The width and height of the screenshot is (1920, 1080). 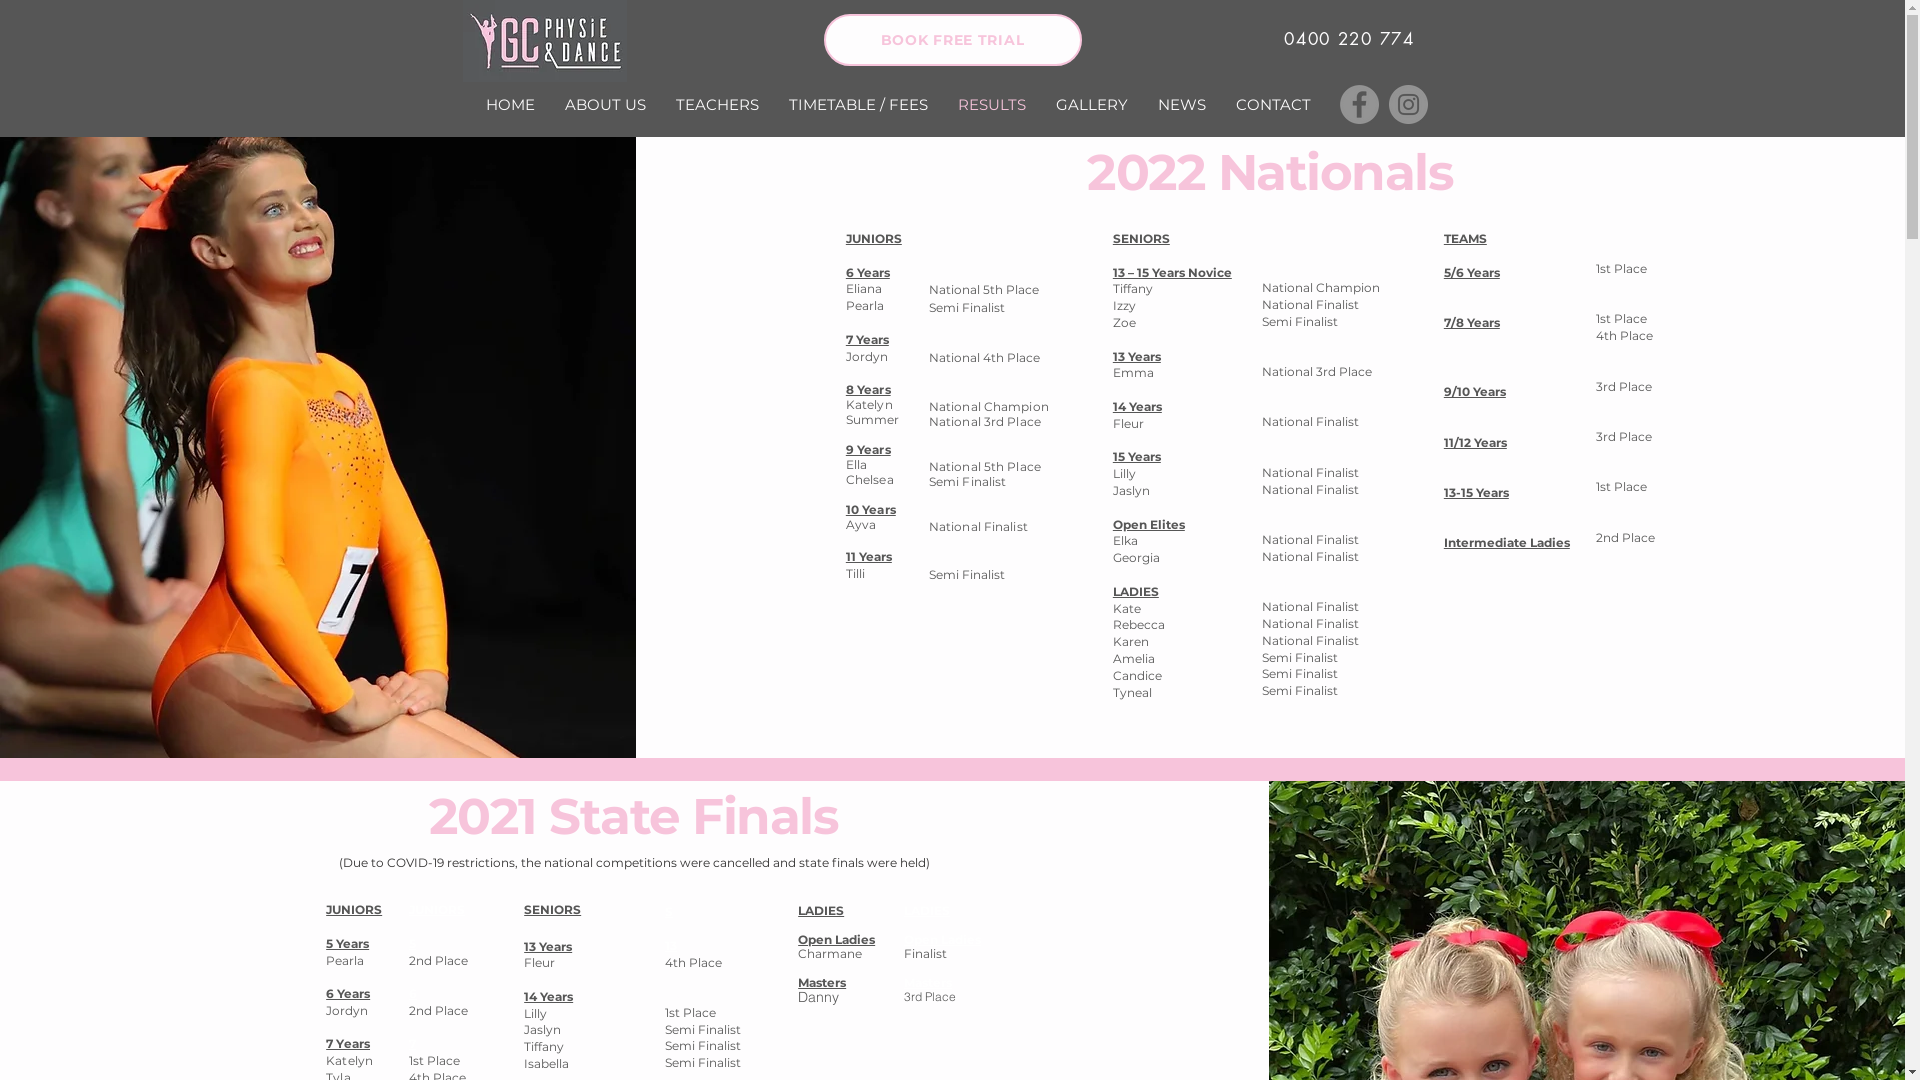 What do you see at coordinates (1271, 104) in the screenshot?
I see `'CONTACT'` at bounding box center [1271, 104].